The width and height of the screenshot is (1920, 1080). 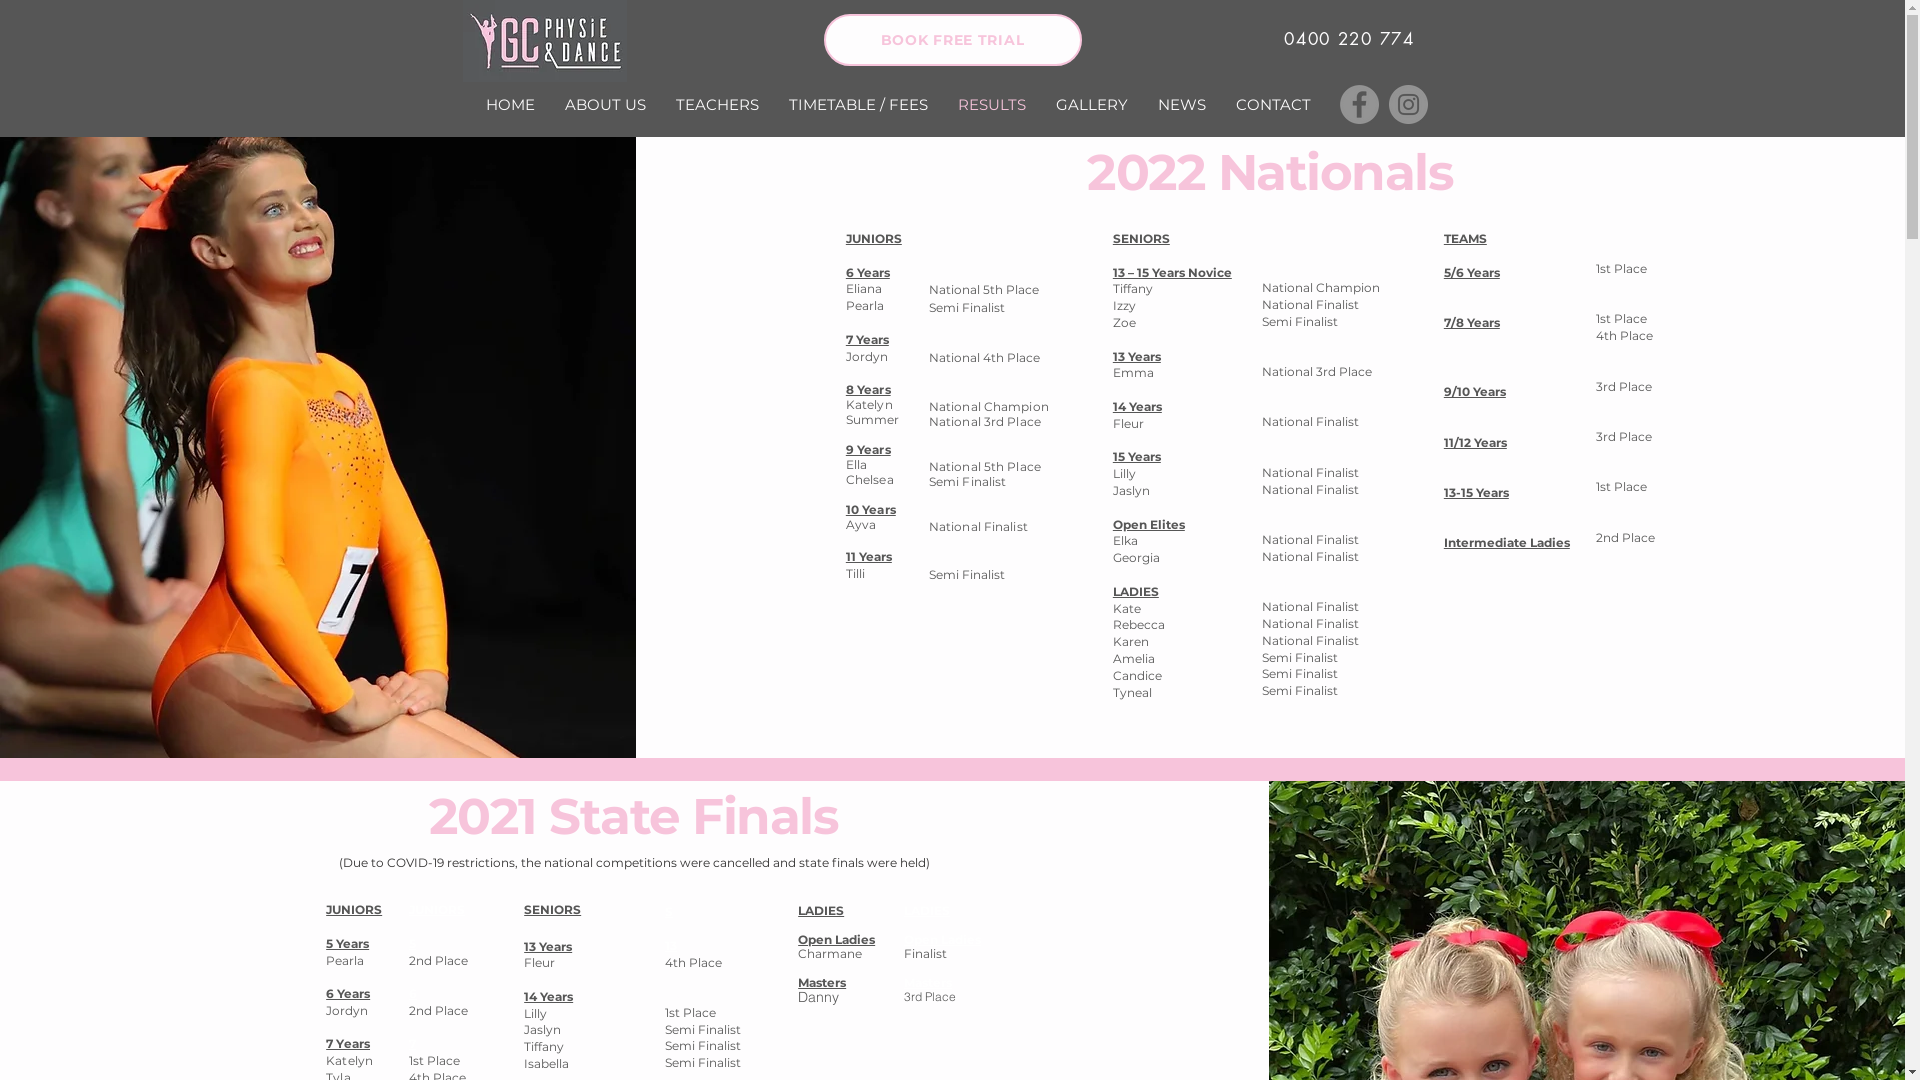 What do you see at coordinates (1271, 104) in the screenshot?
I see `'CONTACT'` at bounding box center [1271, 104].